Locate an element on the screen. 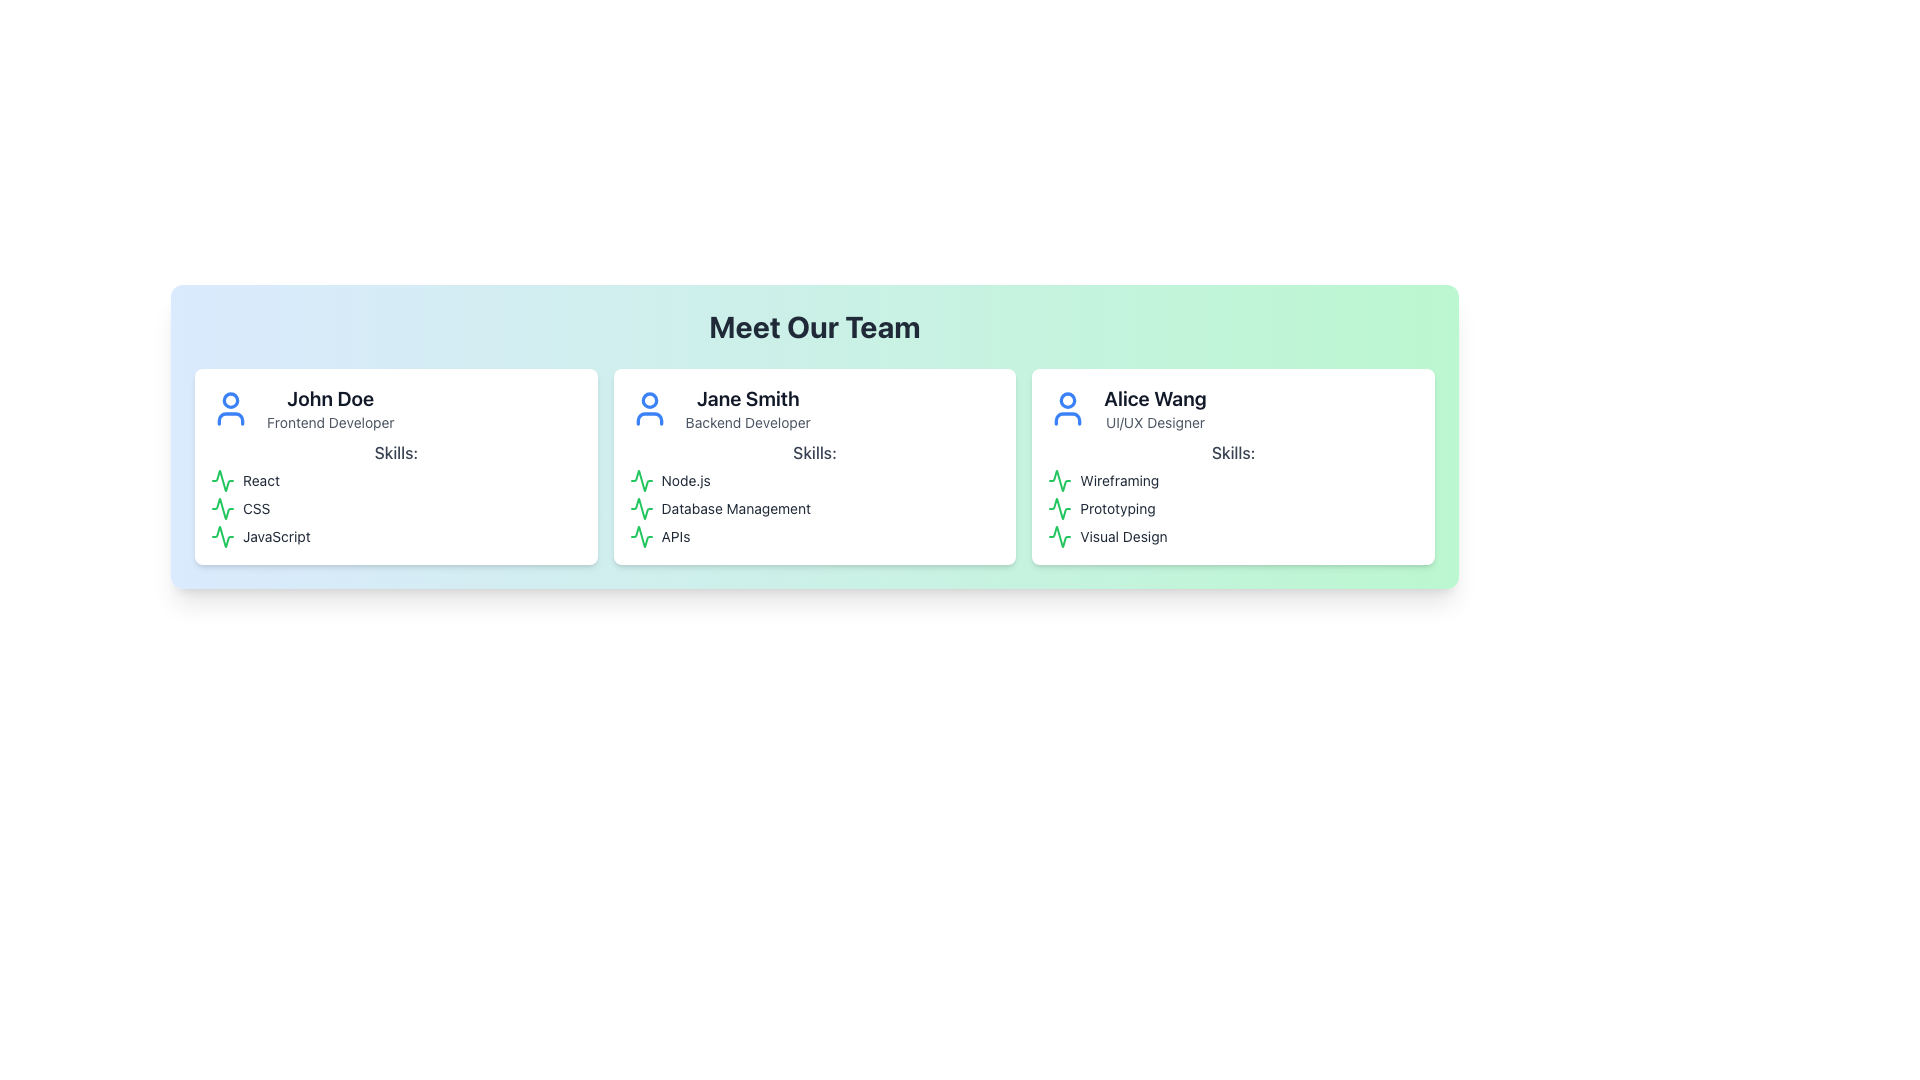  the 'JavaScript' skill icon located in the 'Skills' section of John Doe's profile card, which visually represents proficiency in JavaScript is located at coordinates (222, 535).